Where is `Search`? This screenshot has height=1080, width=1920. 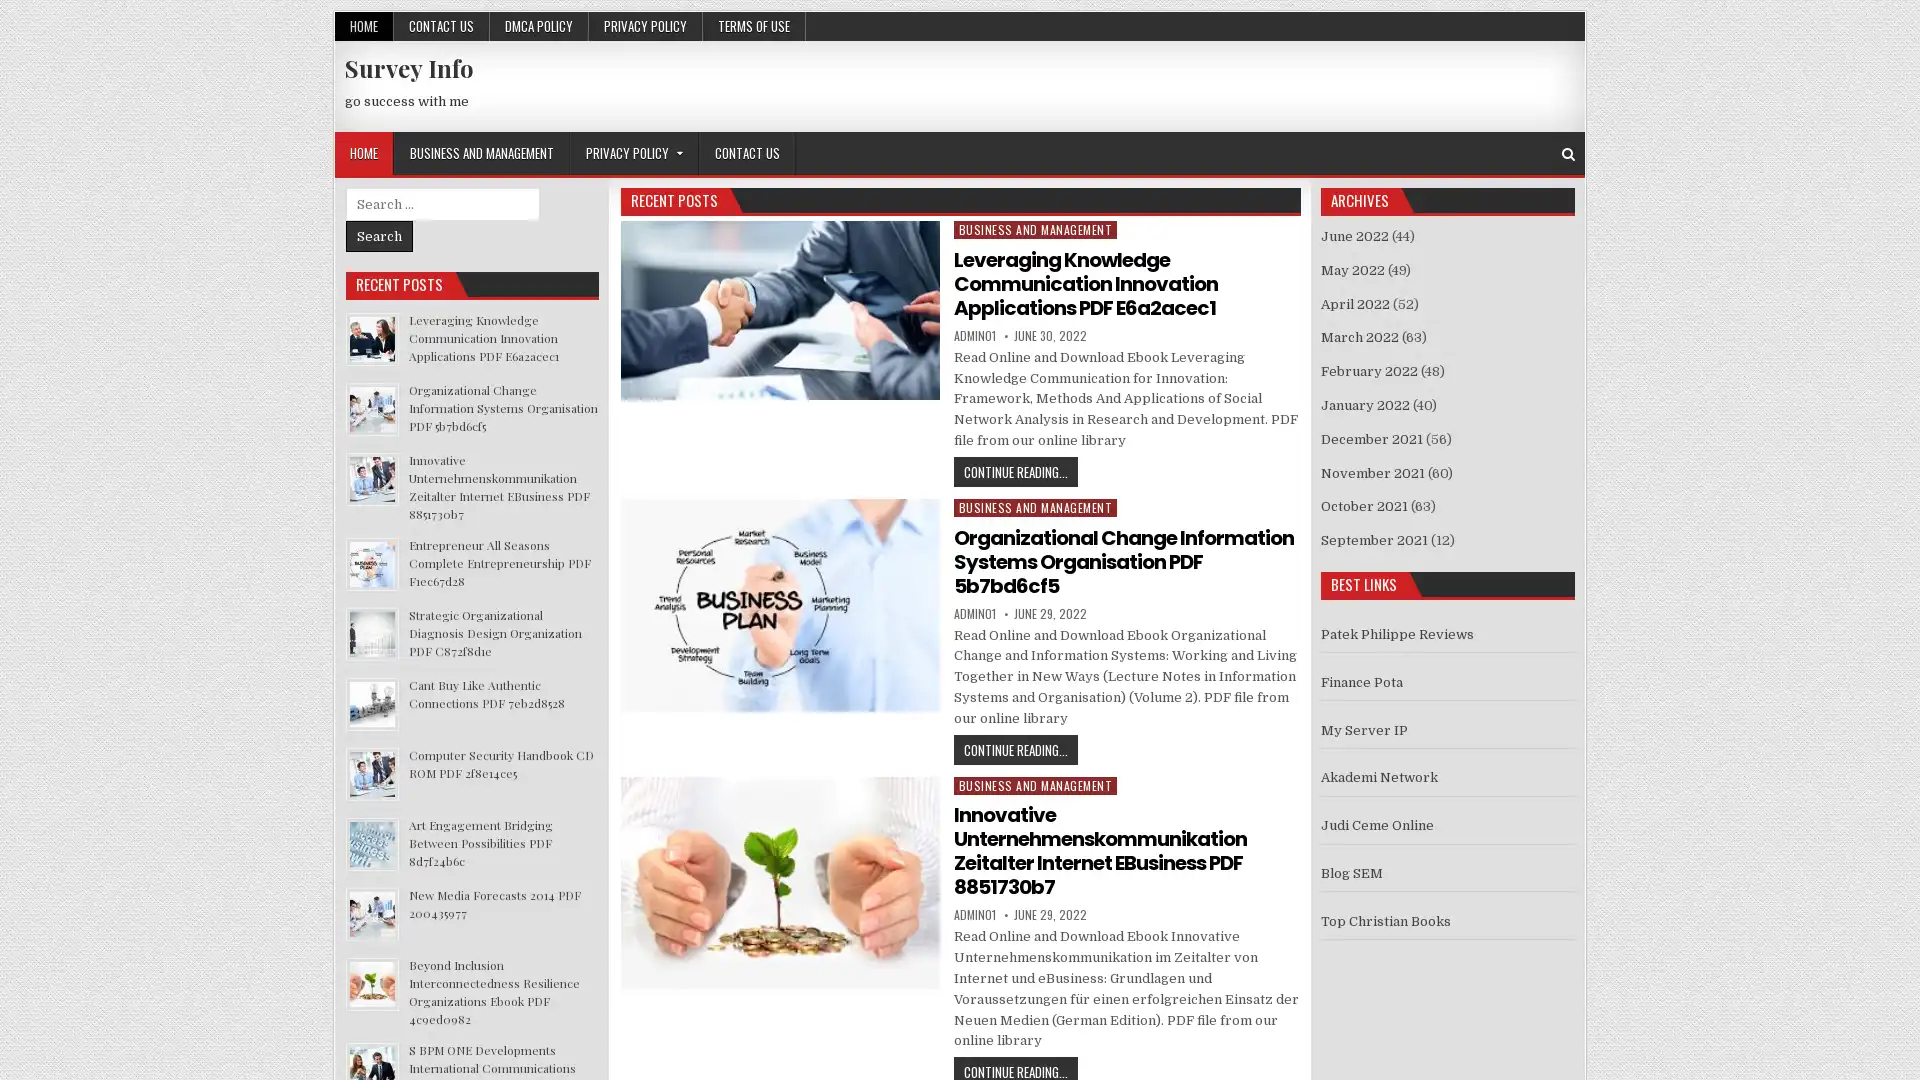
Search is located at coordinates (378, 235).